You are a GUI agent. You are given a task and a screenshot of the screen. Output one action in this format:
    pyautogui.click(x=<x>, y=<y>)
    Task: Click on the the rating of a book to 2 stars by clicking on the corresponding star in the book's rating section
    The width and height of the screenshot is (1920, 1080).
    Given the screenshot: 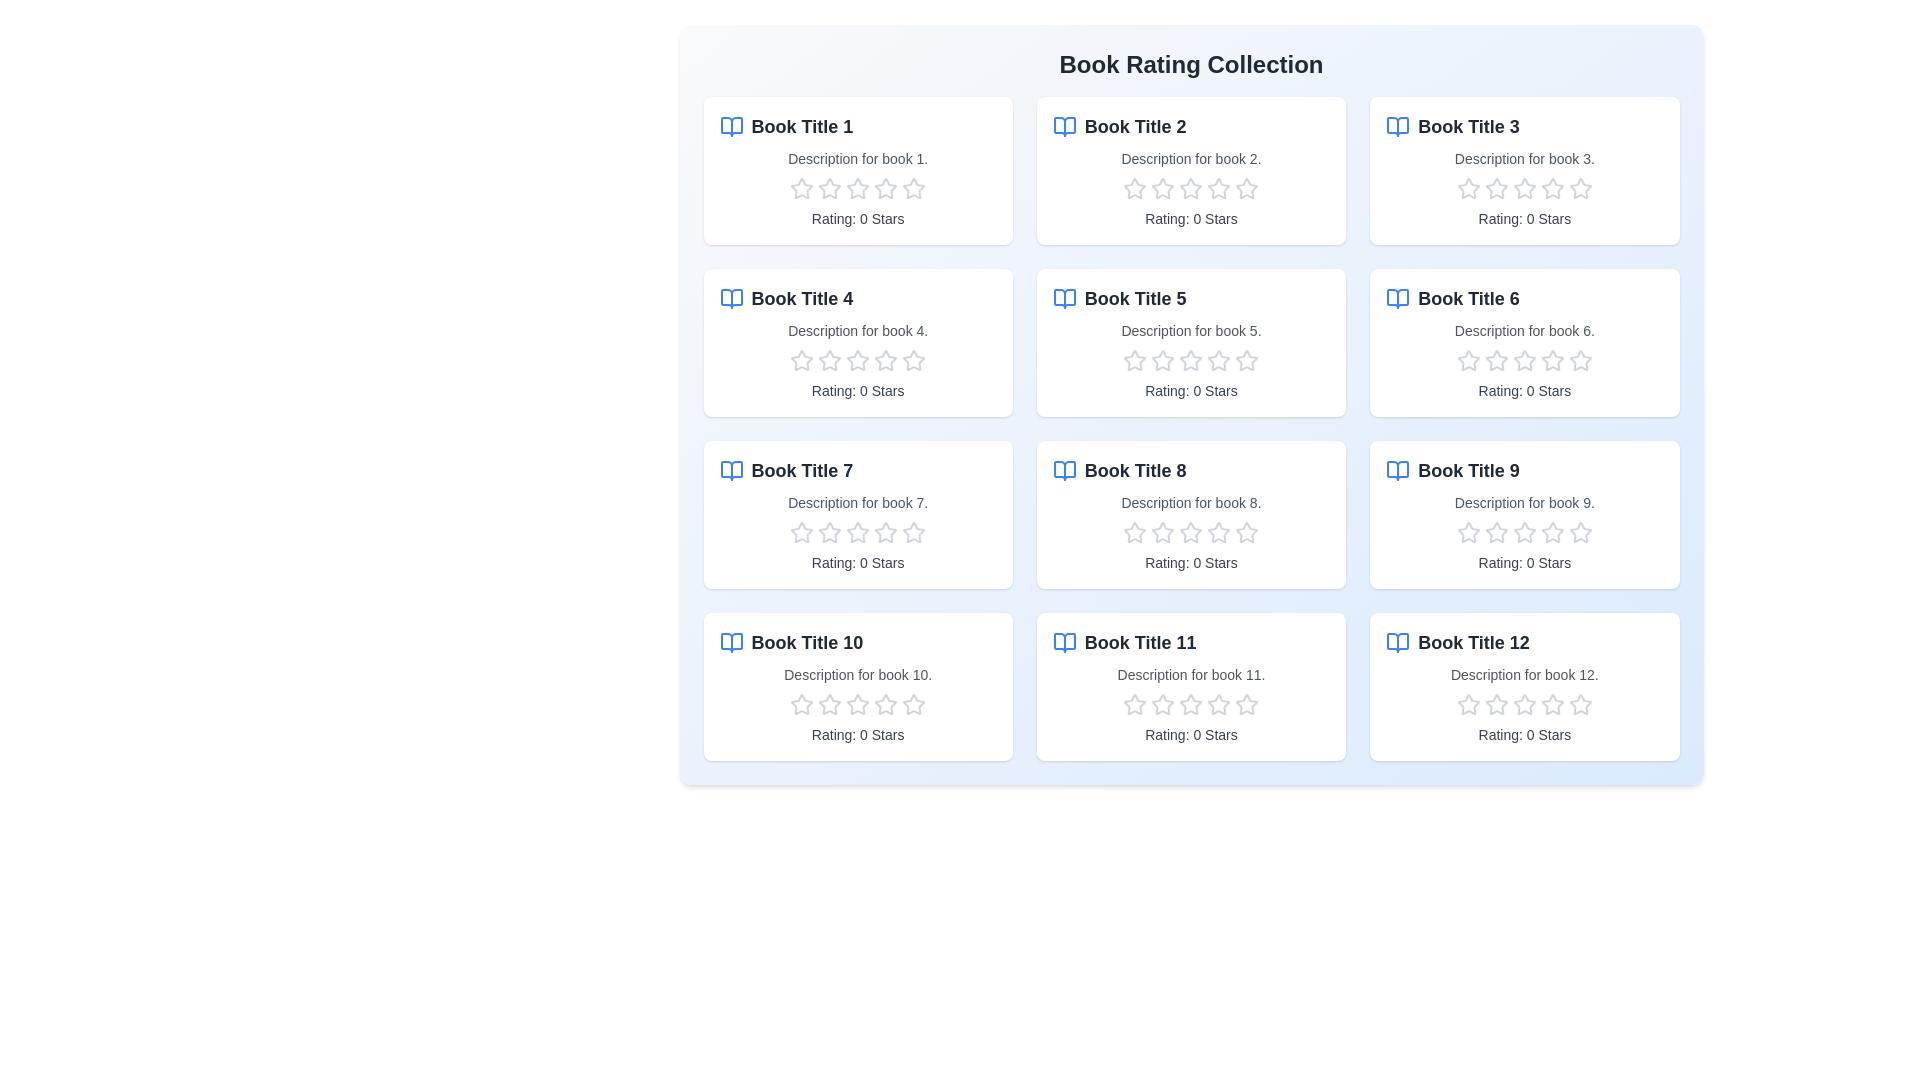 What is the action you would take?
    pyautogui.click(x=830, y=189)
    